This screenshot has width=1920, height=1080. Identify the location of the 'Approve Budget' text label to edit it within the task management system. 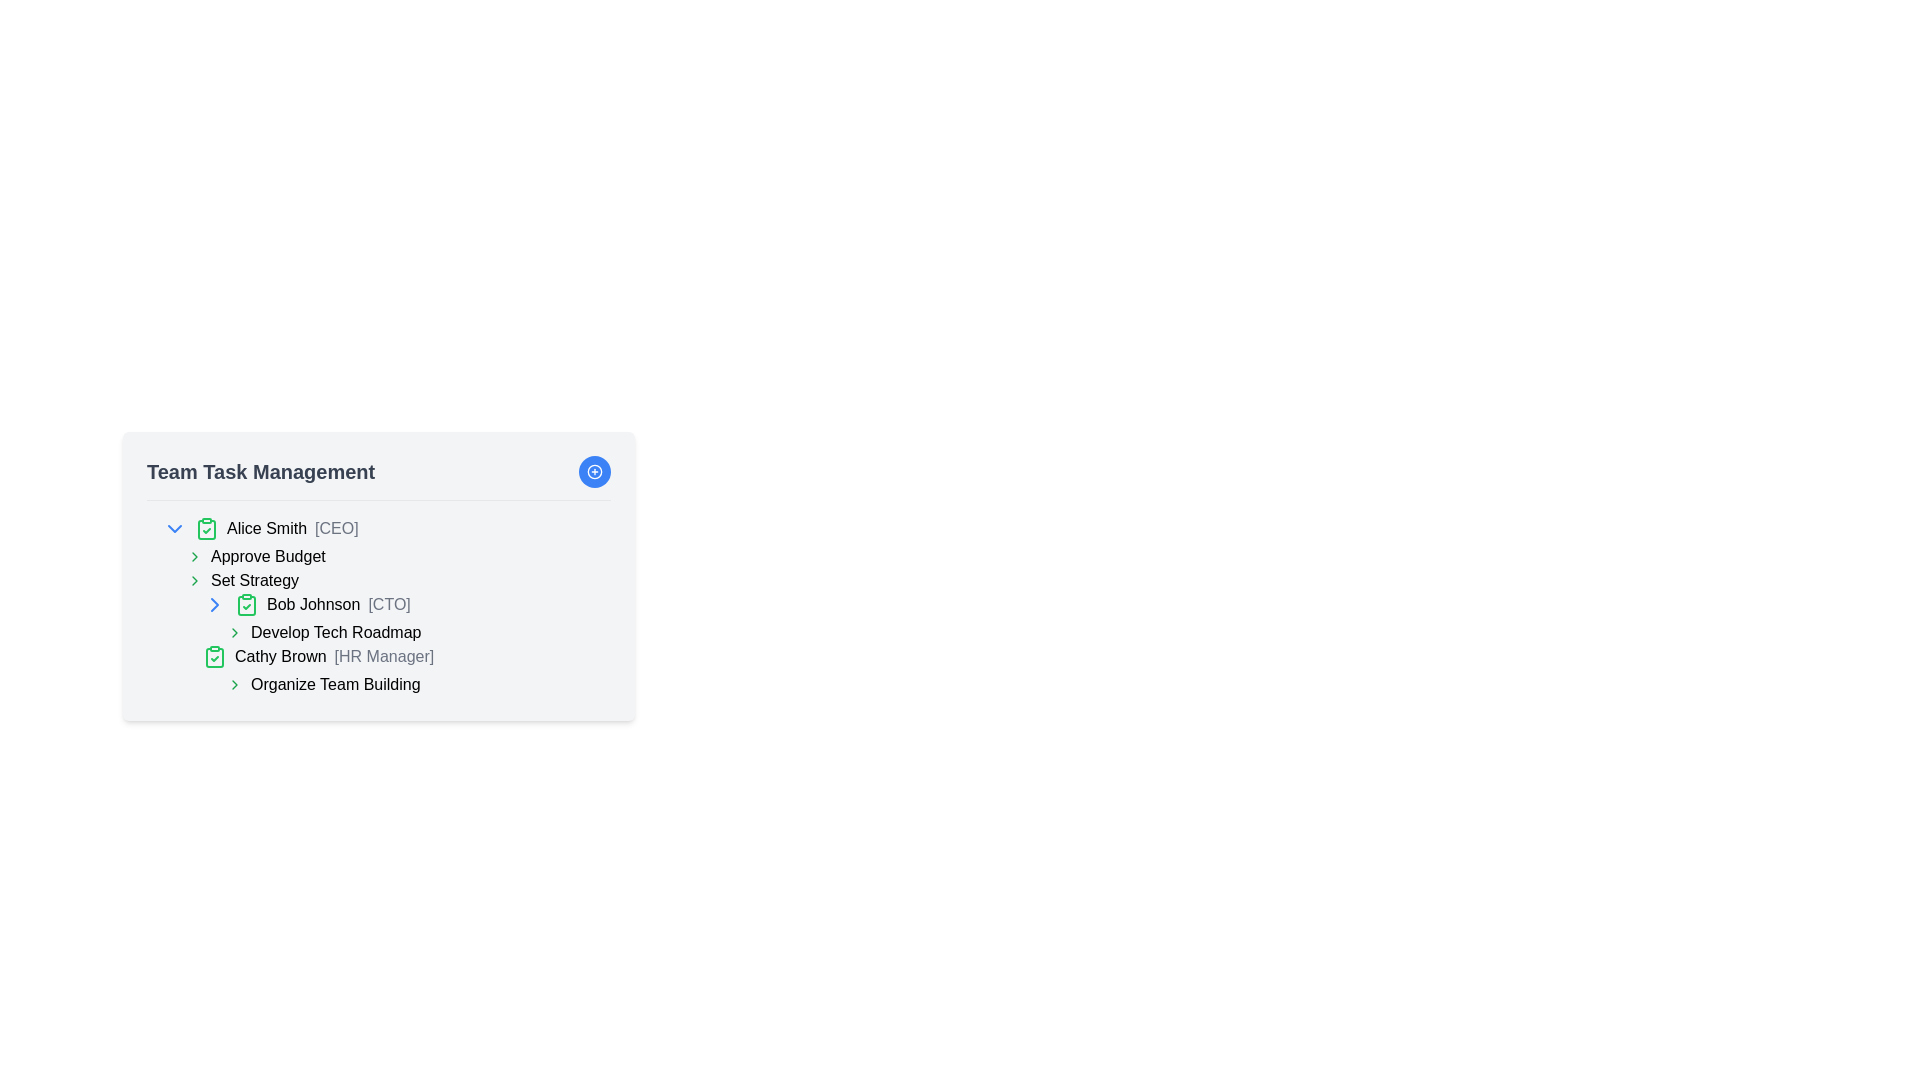
(267, 556).